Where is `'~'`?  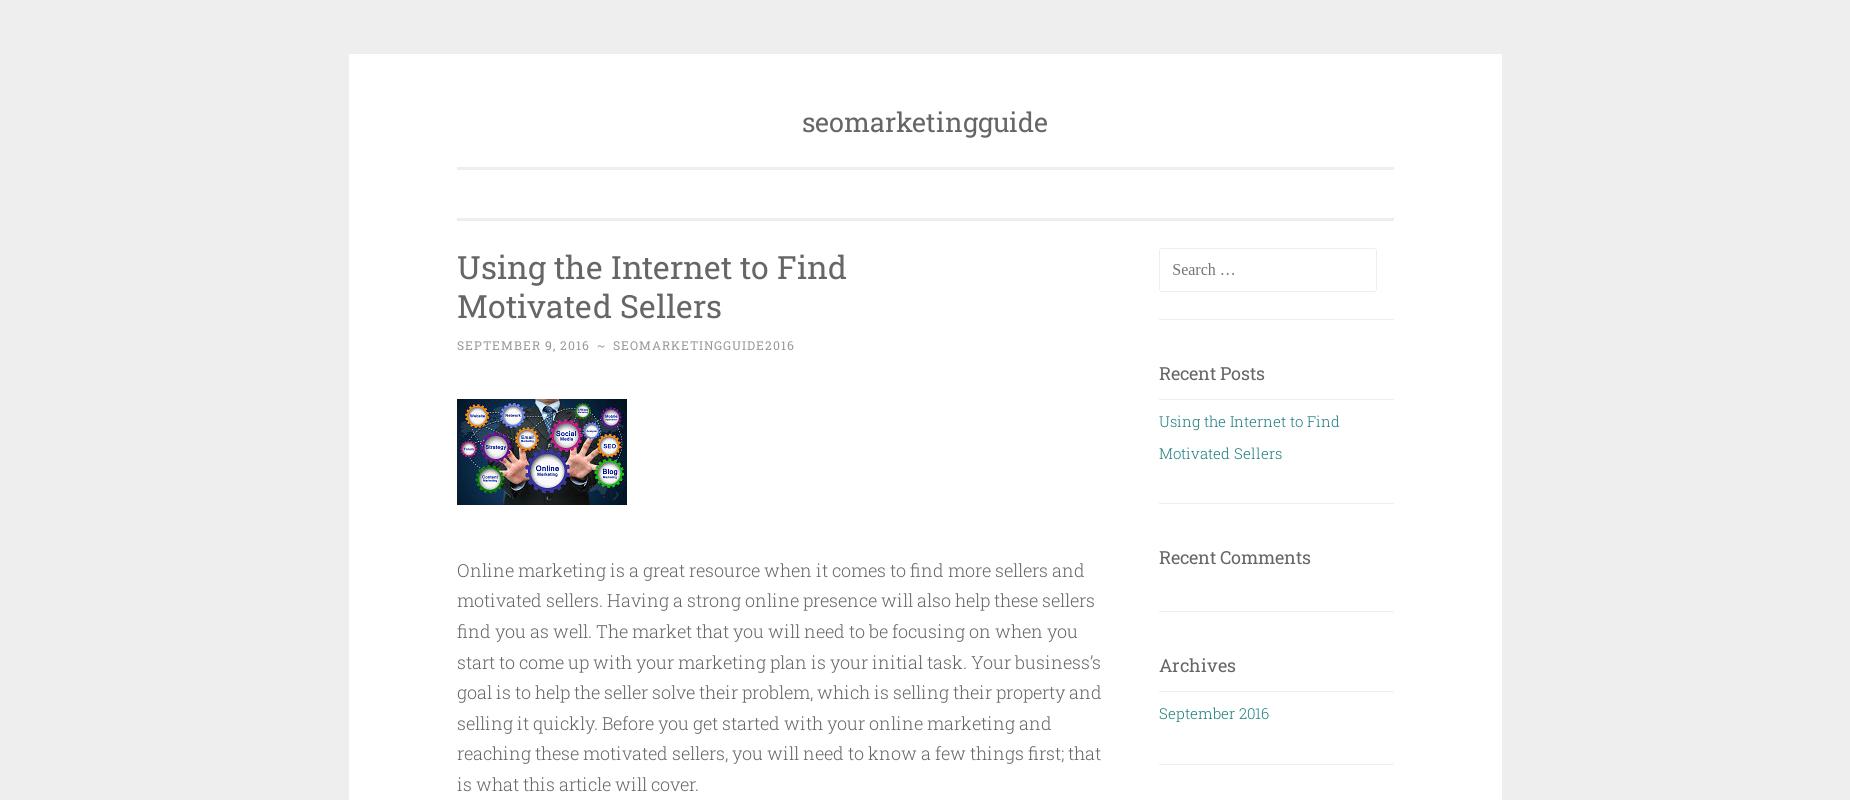 '~' is located at coordinates (600, 344).